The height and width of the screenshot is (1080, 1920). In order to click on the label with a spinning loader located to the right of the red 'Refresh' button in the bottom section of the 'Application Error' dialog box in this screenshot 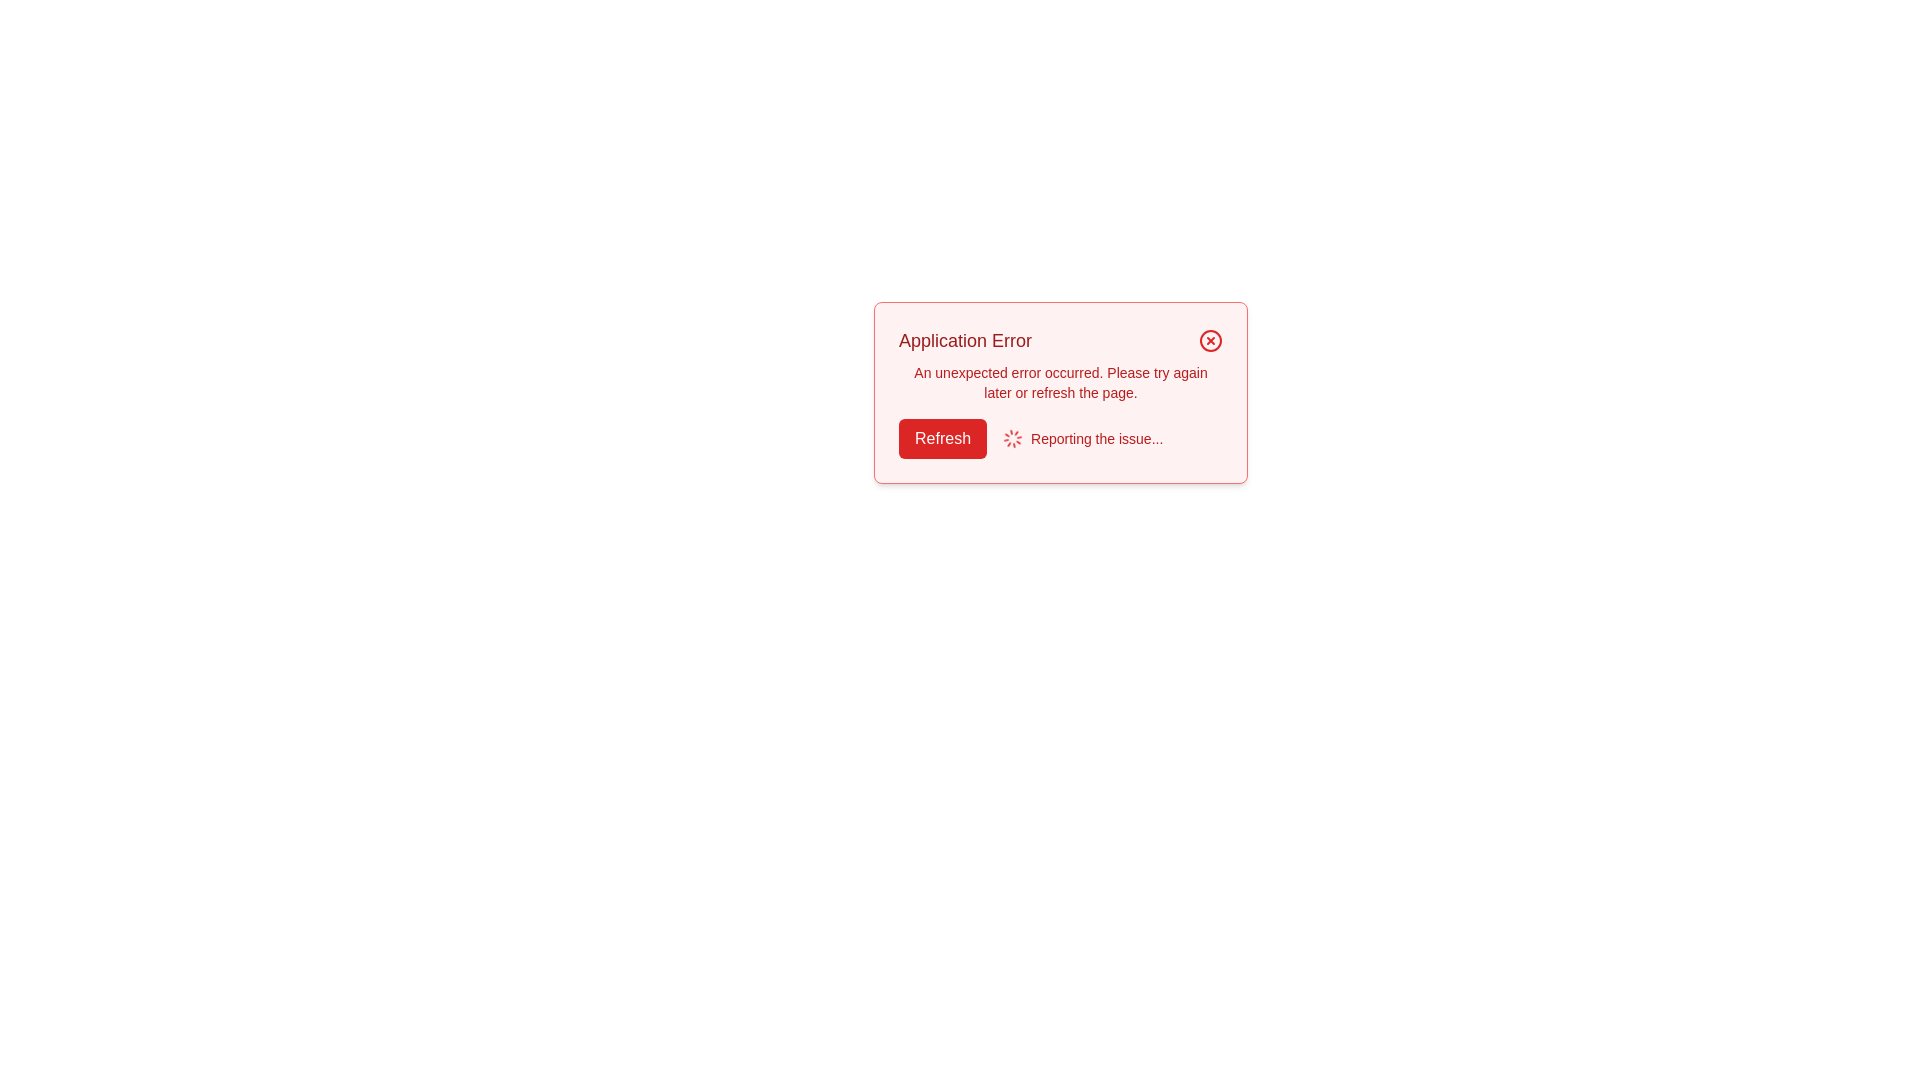, I will do `click(1082, 438)`.